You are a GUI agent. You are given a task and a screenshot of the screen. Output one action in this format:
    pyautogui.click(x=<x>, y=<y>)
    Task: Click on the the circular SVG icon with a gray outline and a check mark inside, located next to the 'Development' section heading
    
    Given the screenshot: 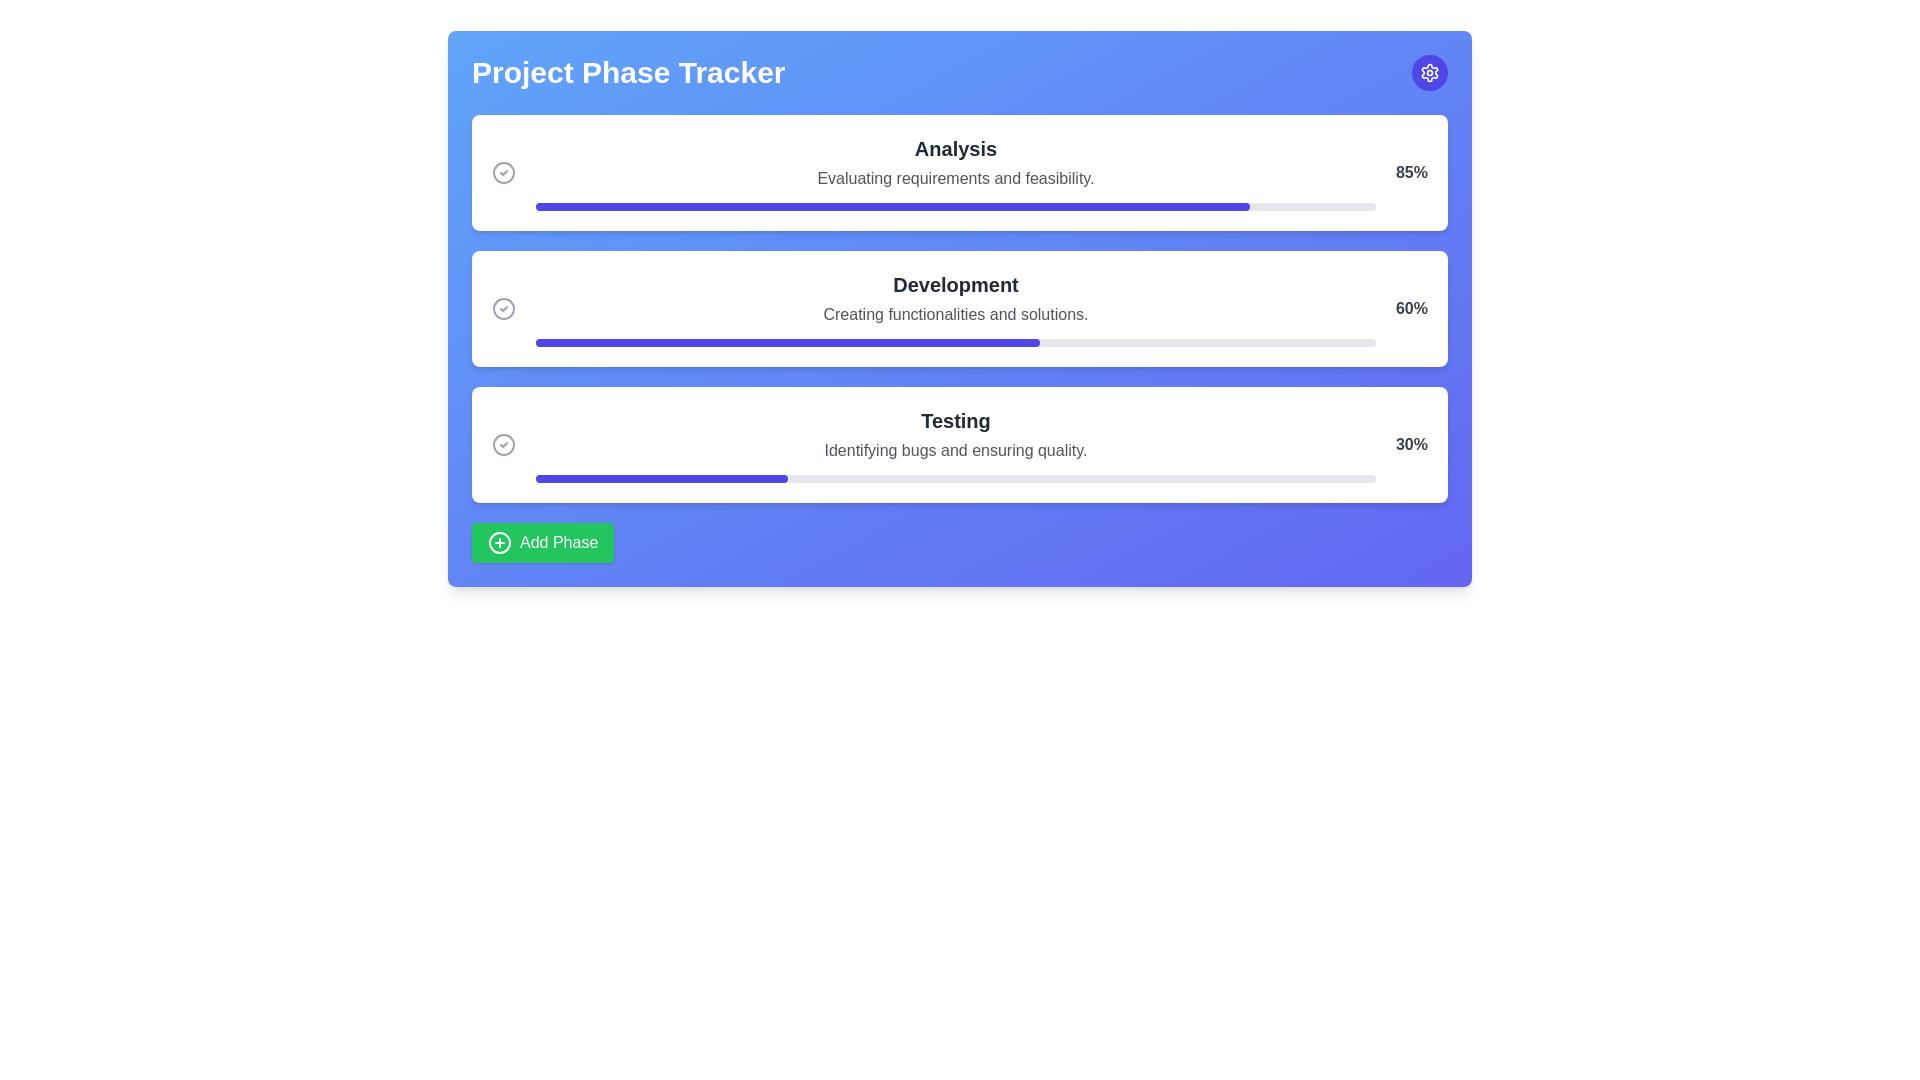 What is the action you would take?
    pyautogui.click(x=504, y=308)
    